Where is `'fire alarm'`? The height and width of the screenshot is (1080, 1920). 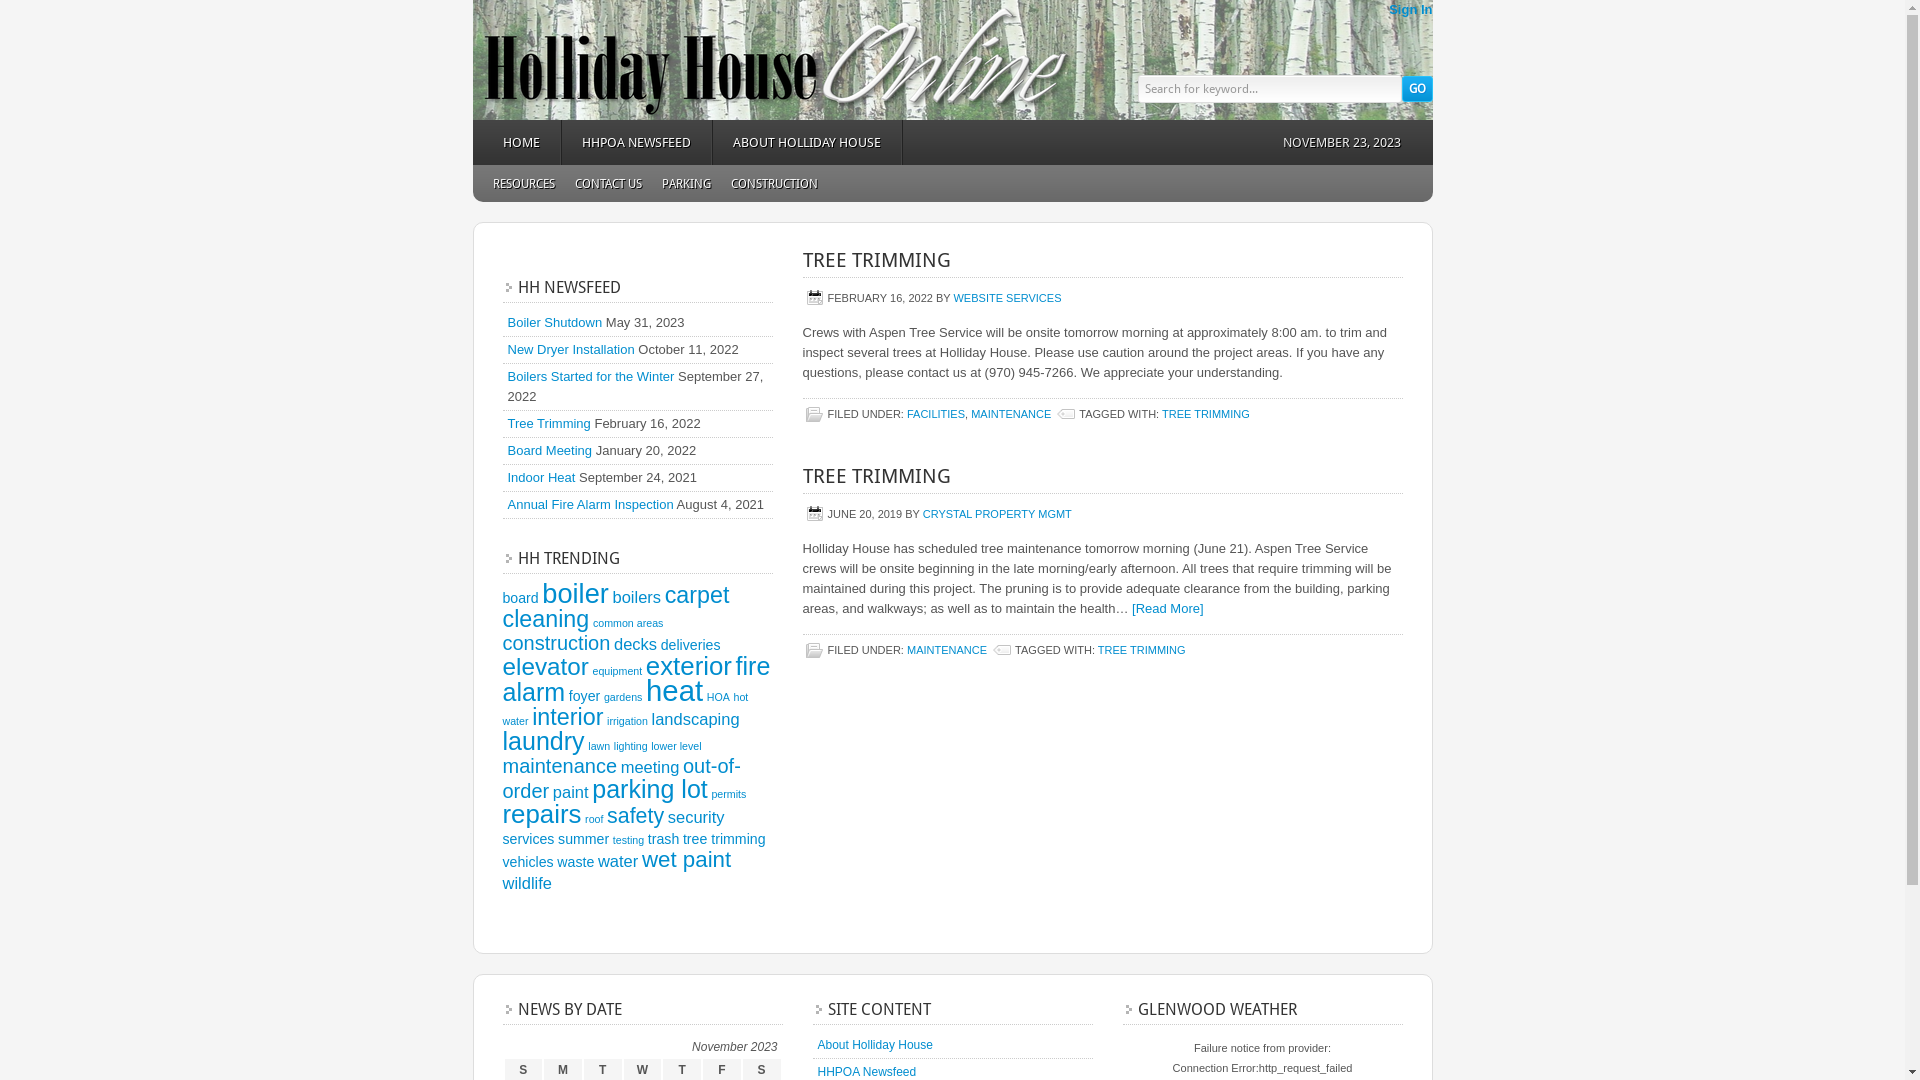
'fire alarm' is located at coordinates (502, 677).